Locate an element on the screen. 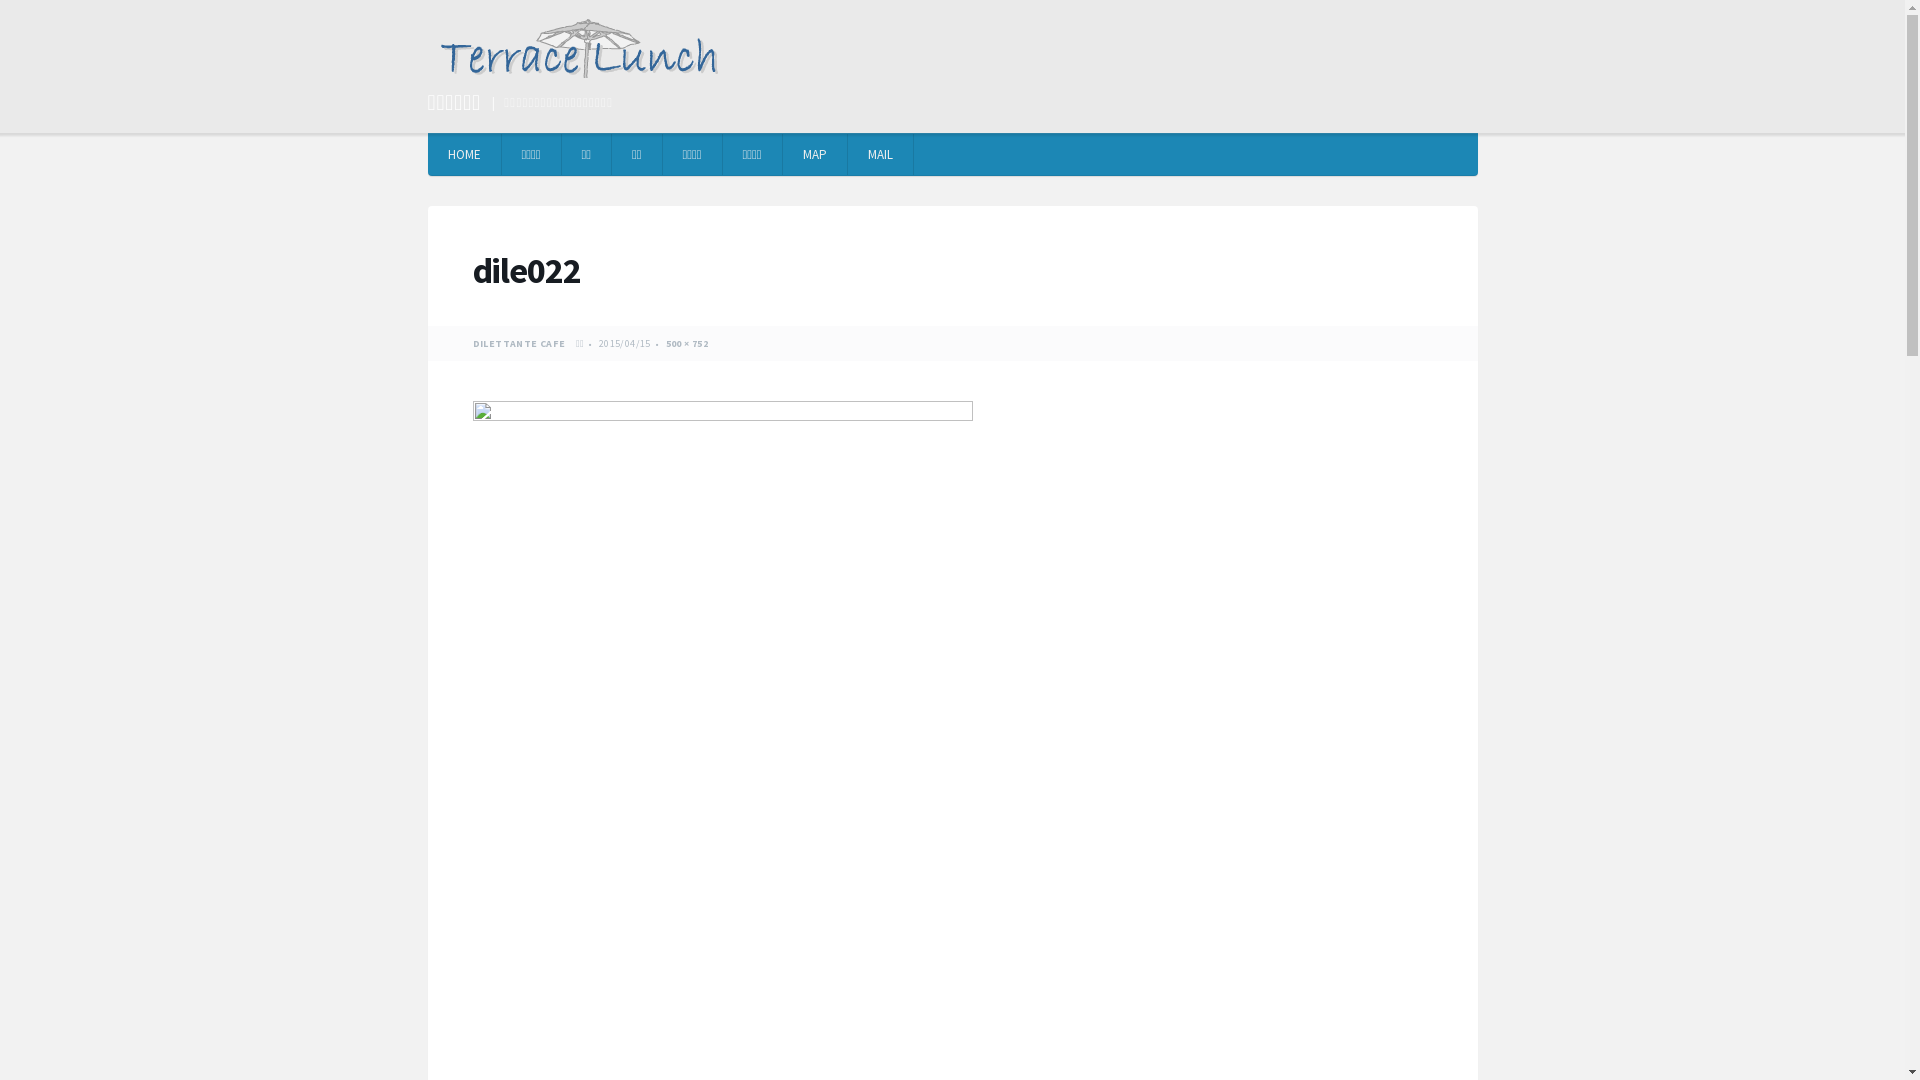 The height and width of the screenshot is (1080, 1920). 'MAIL' is located at coordinates (880, 153).